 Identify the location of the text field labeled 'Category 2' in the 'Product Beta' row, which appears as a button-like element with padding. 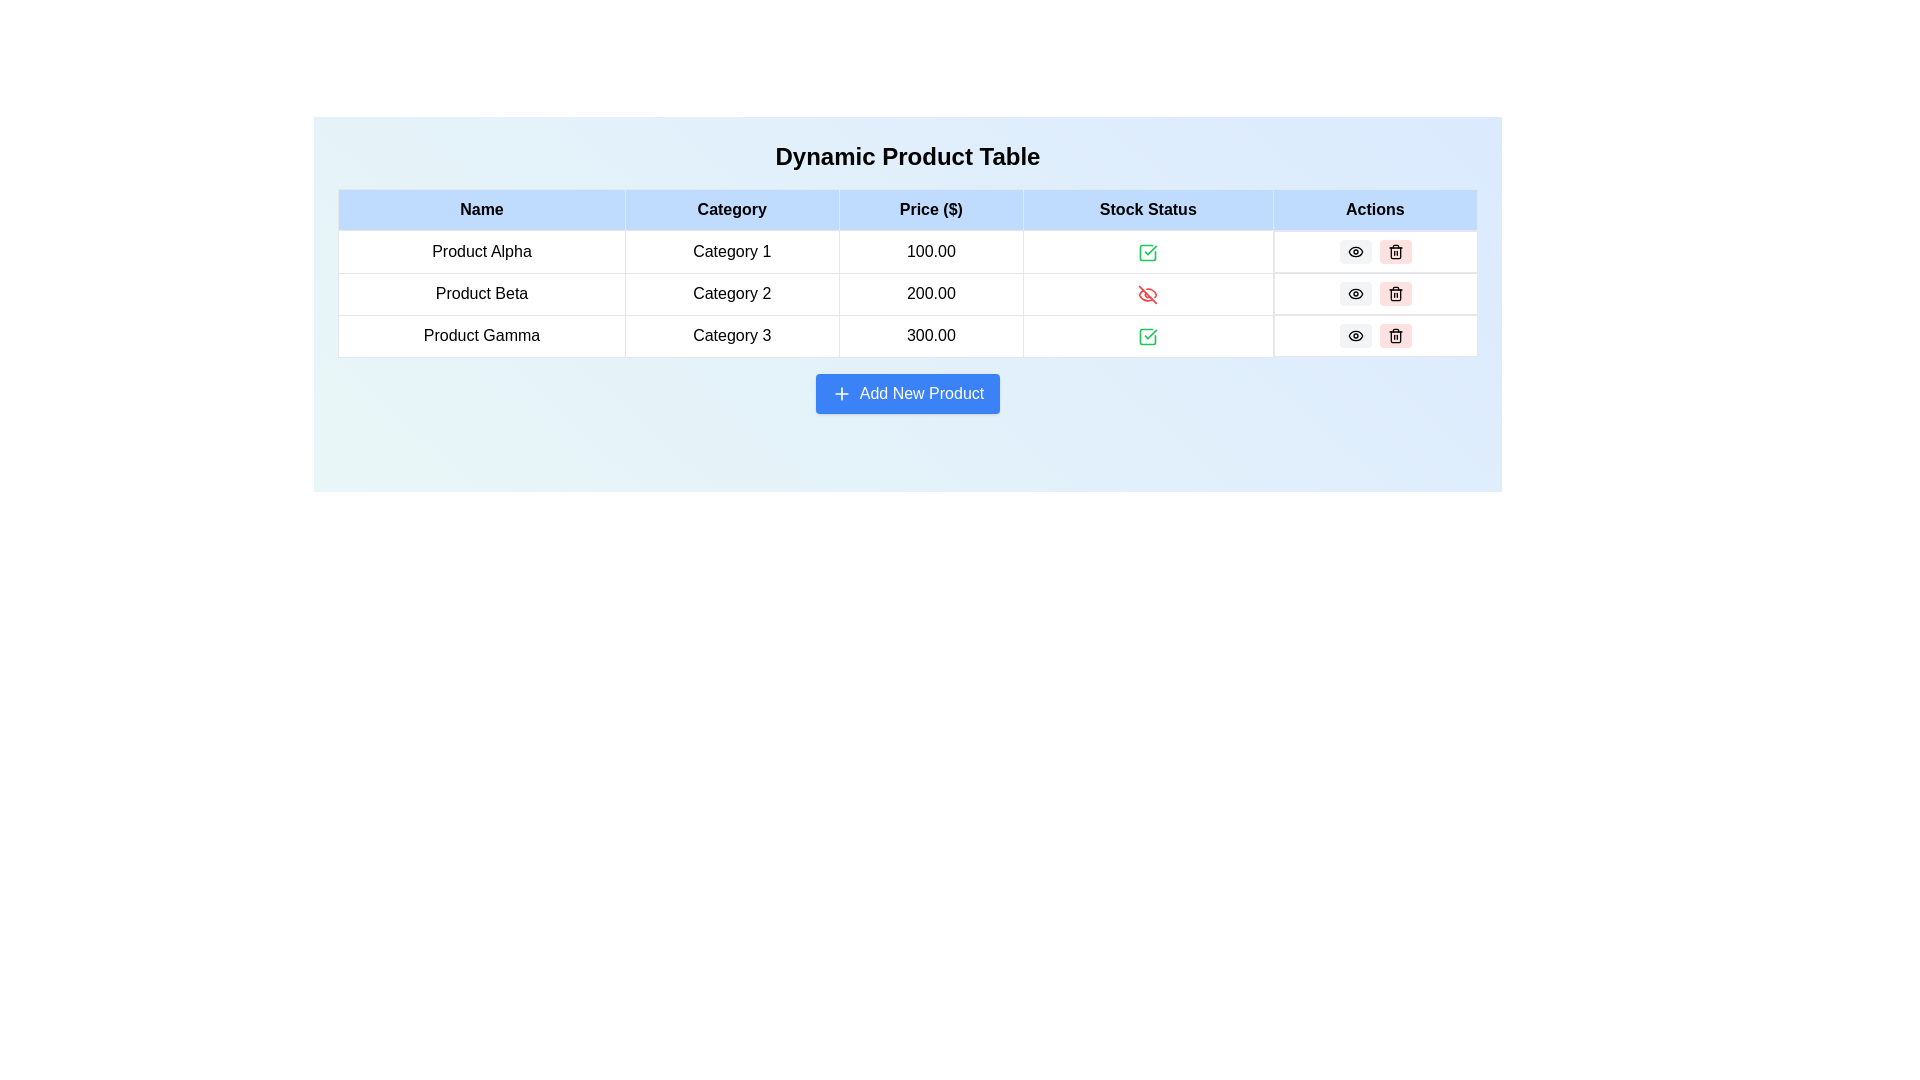
(731, 293).